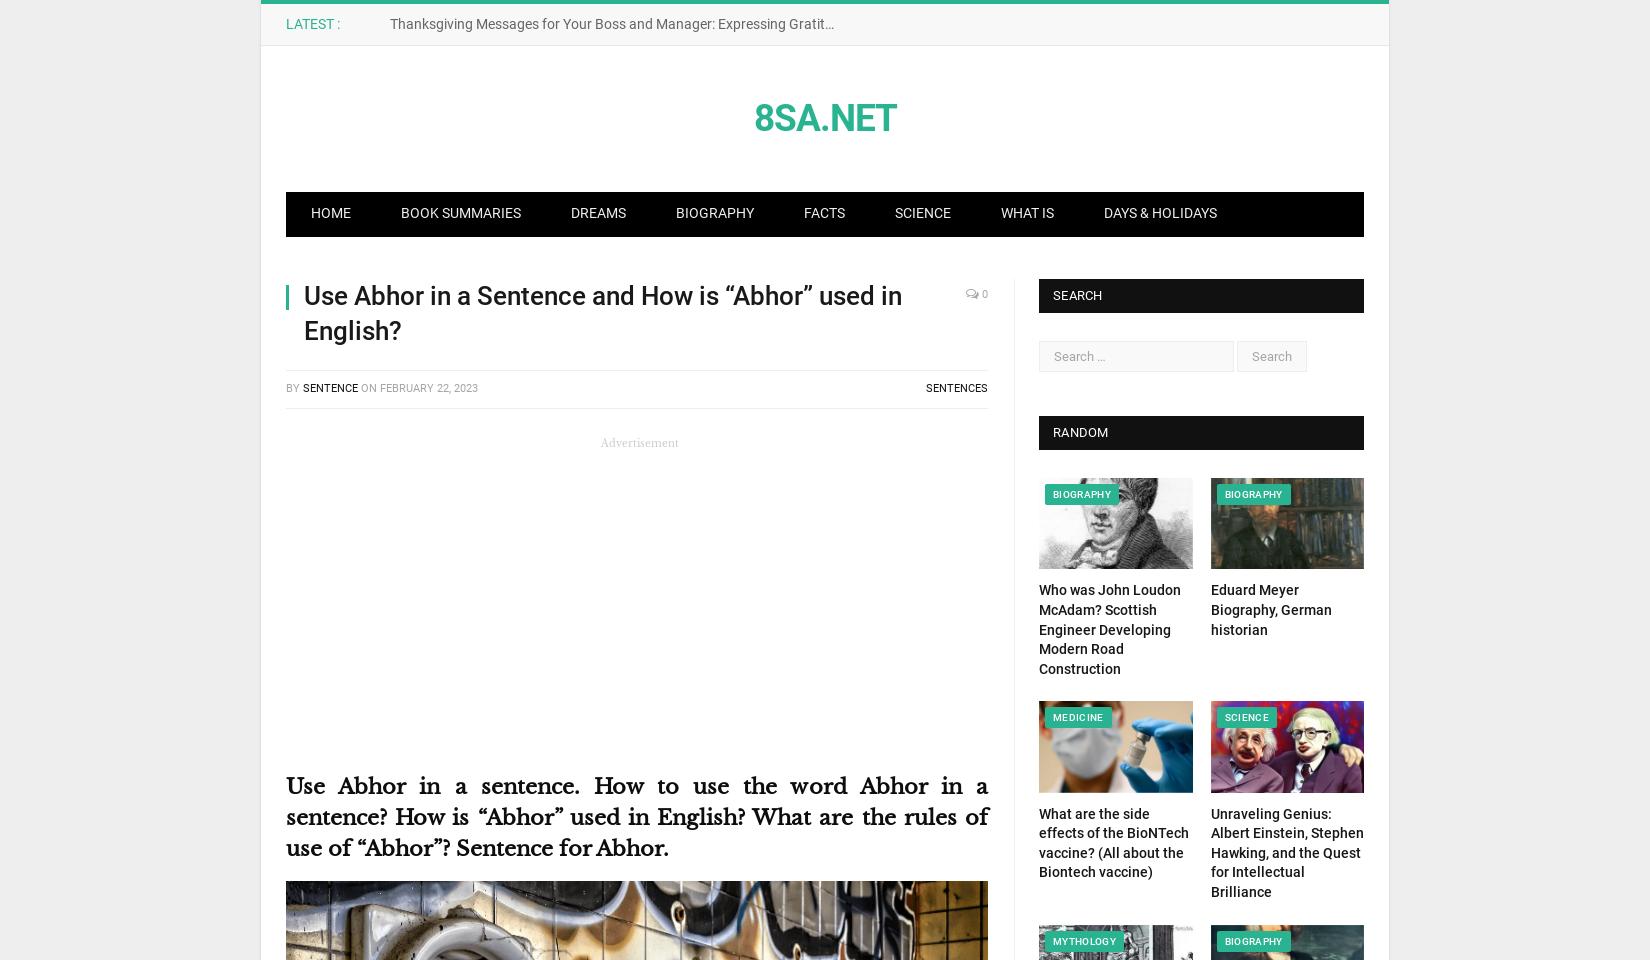  I want to click on '0', so click(983, 293).